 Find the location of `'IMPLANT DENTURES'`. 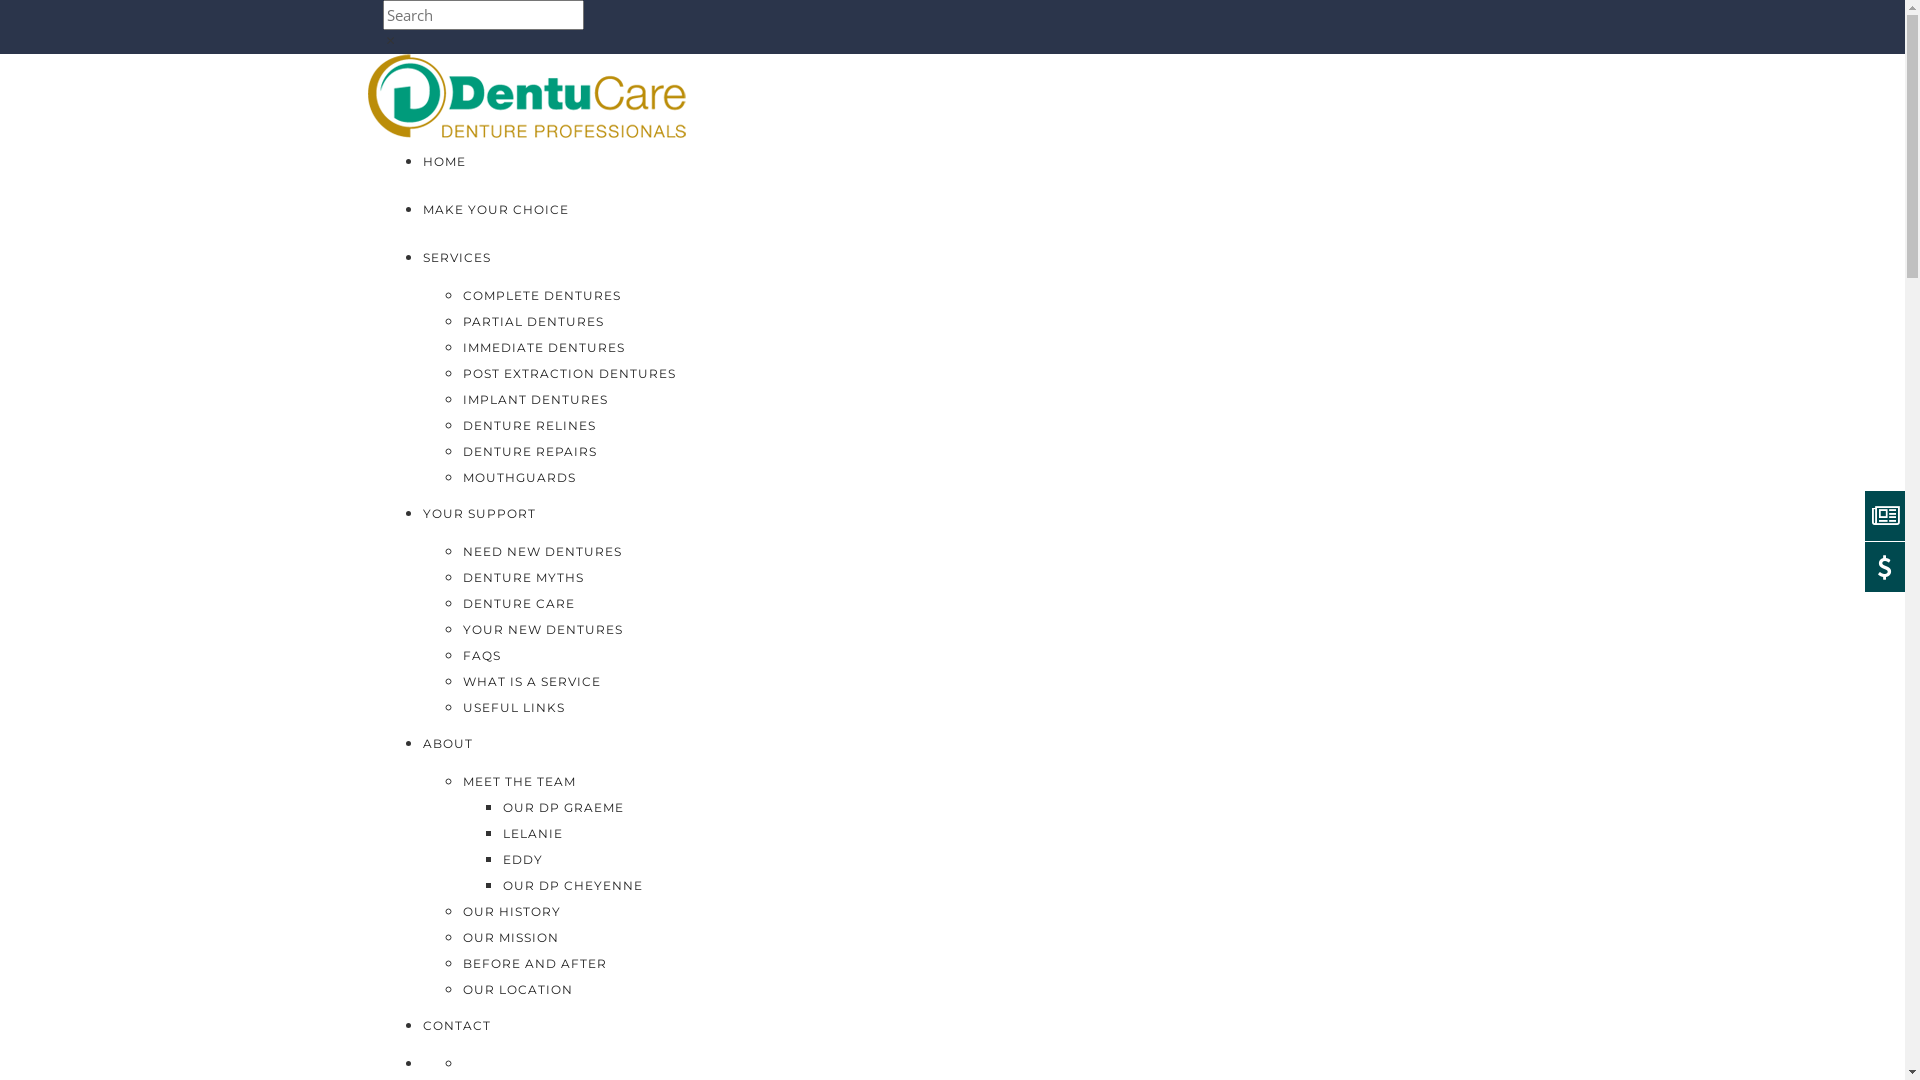

'IMPLANT DENTURES' is located at coordinates (534, 399).